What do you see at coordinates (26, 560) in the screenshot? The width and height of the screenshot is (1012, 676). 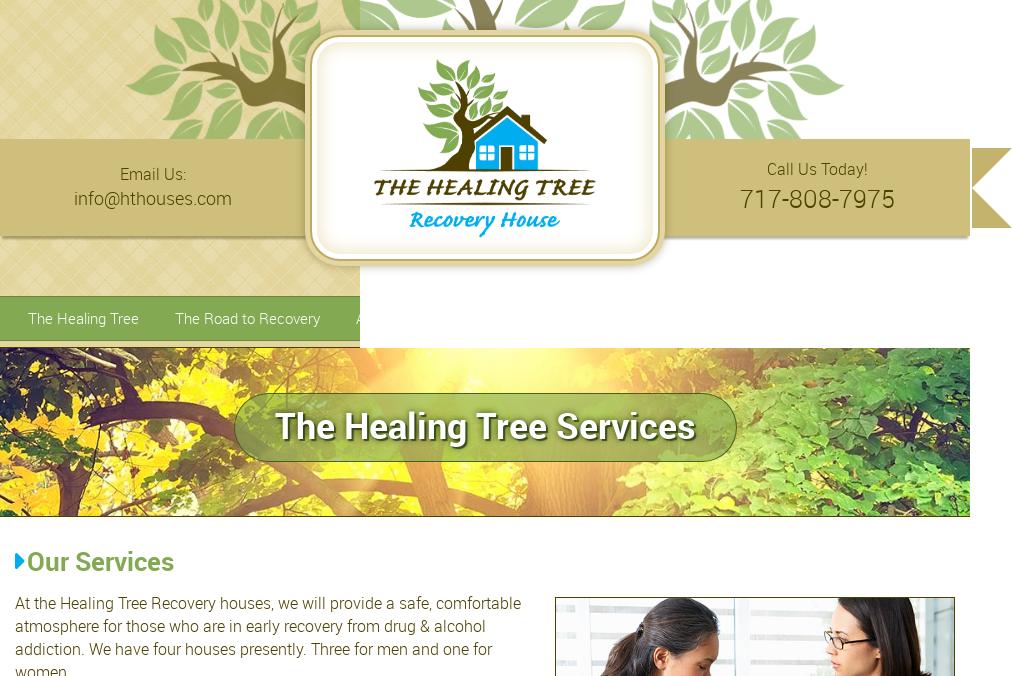 I see `'Our Services'` at bounding box center [26, 560].